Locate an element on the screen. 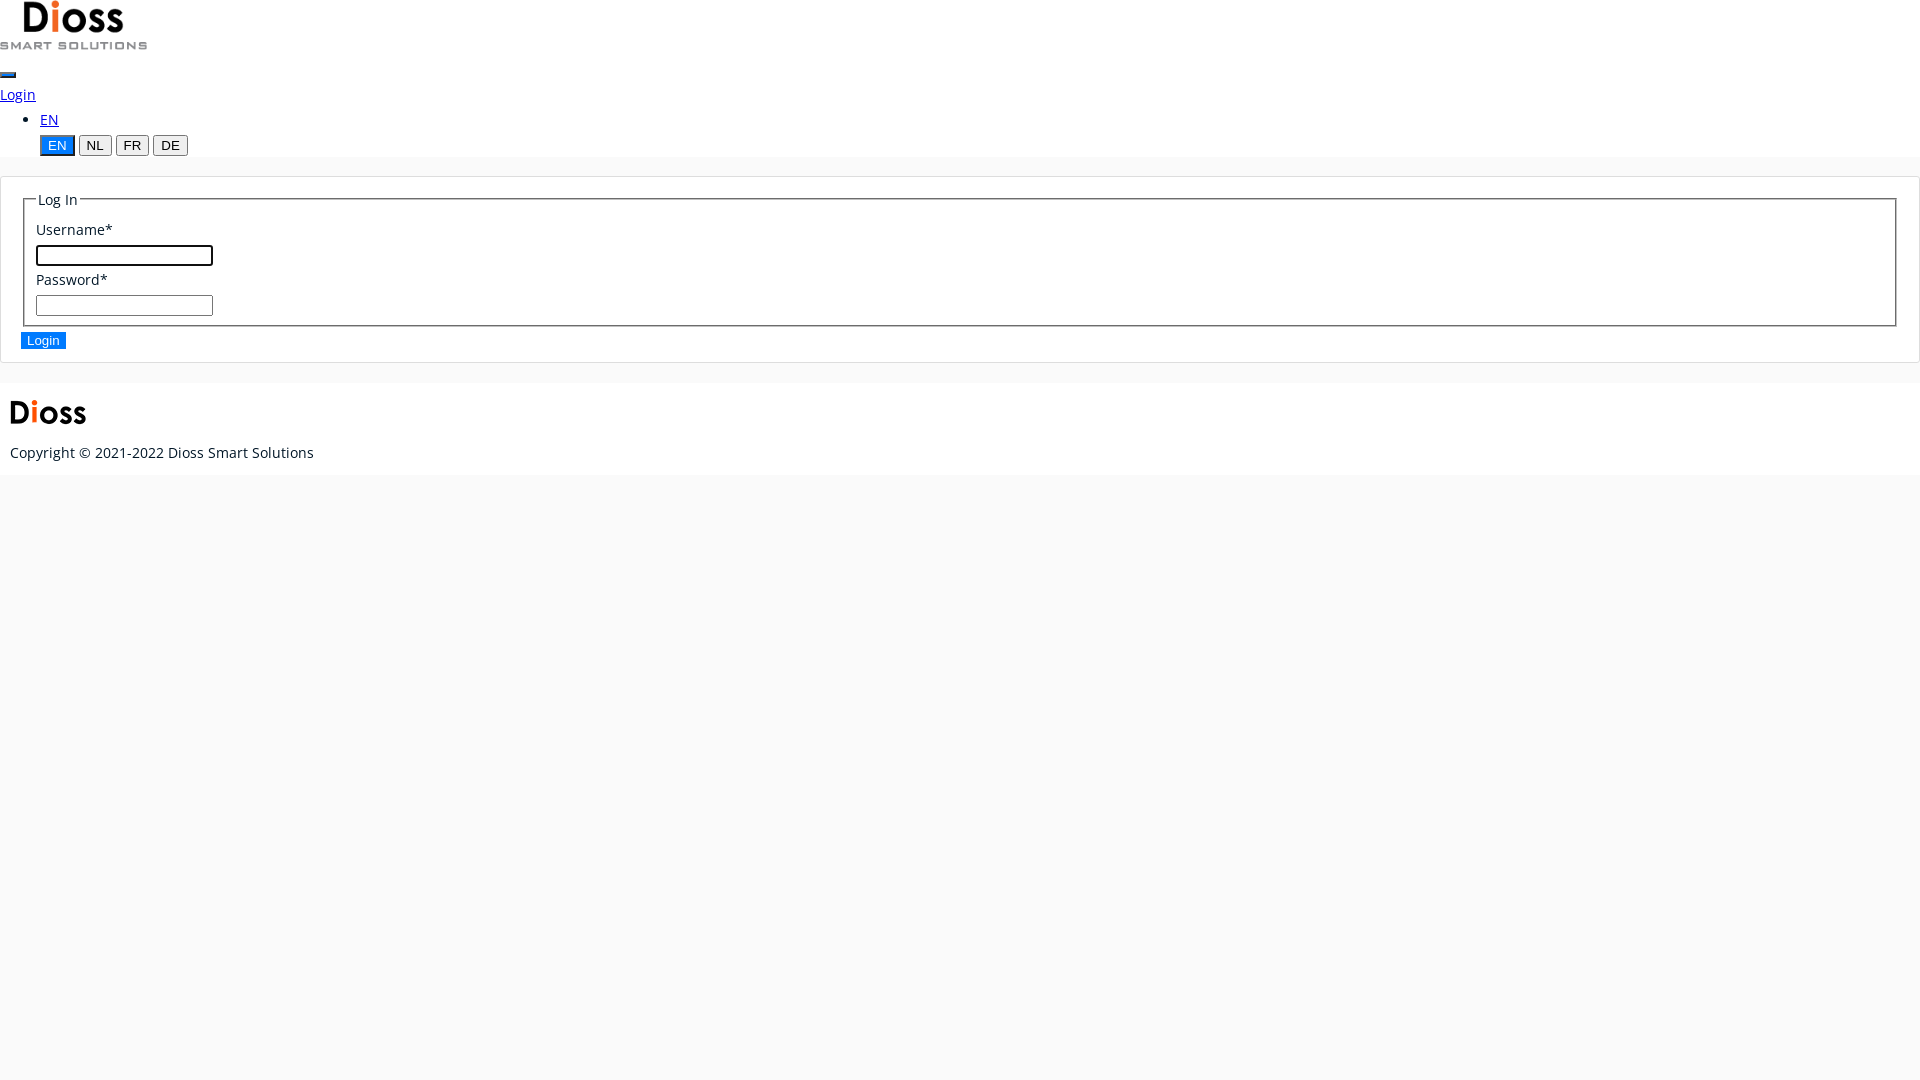 This screenshot has width=1920, height=1080. 'FR' is located at coordinates (132, 144).